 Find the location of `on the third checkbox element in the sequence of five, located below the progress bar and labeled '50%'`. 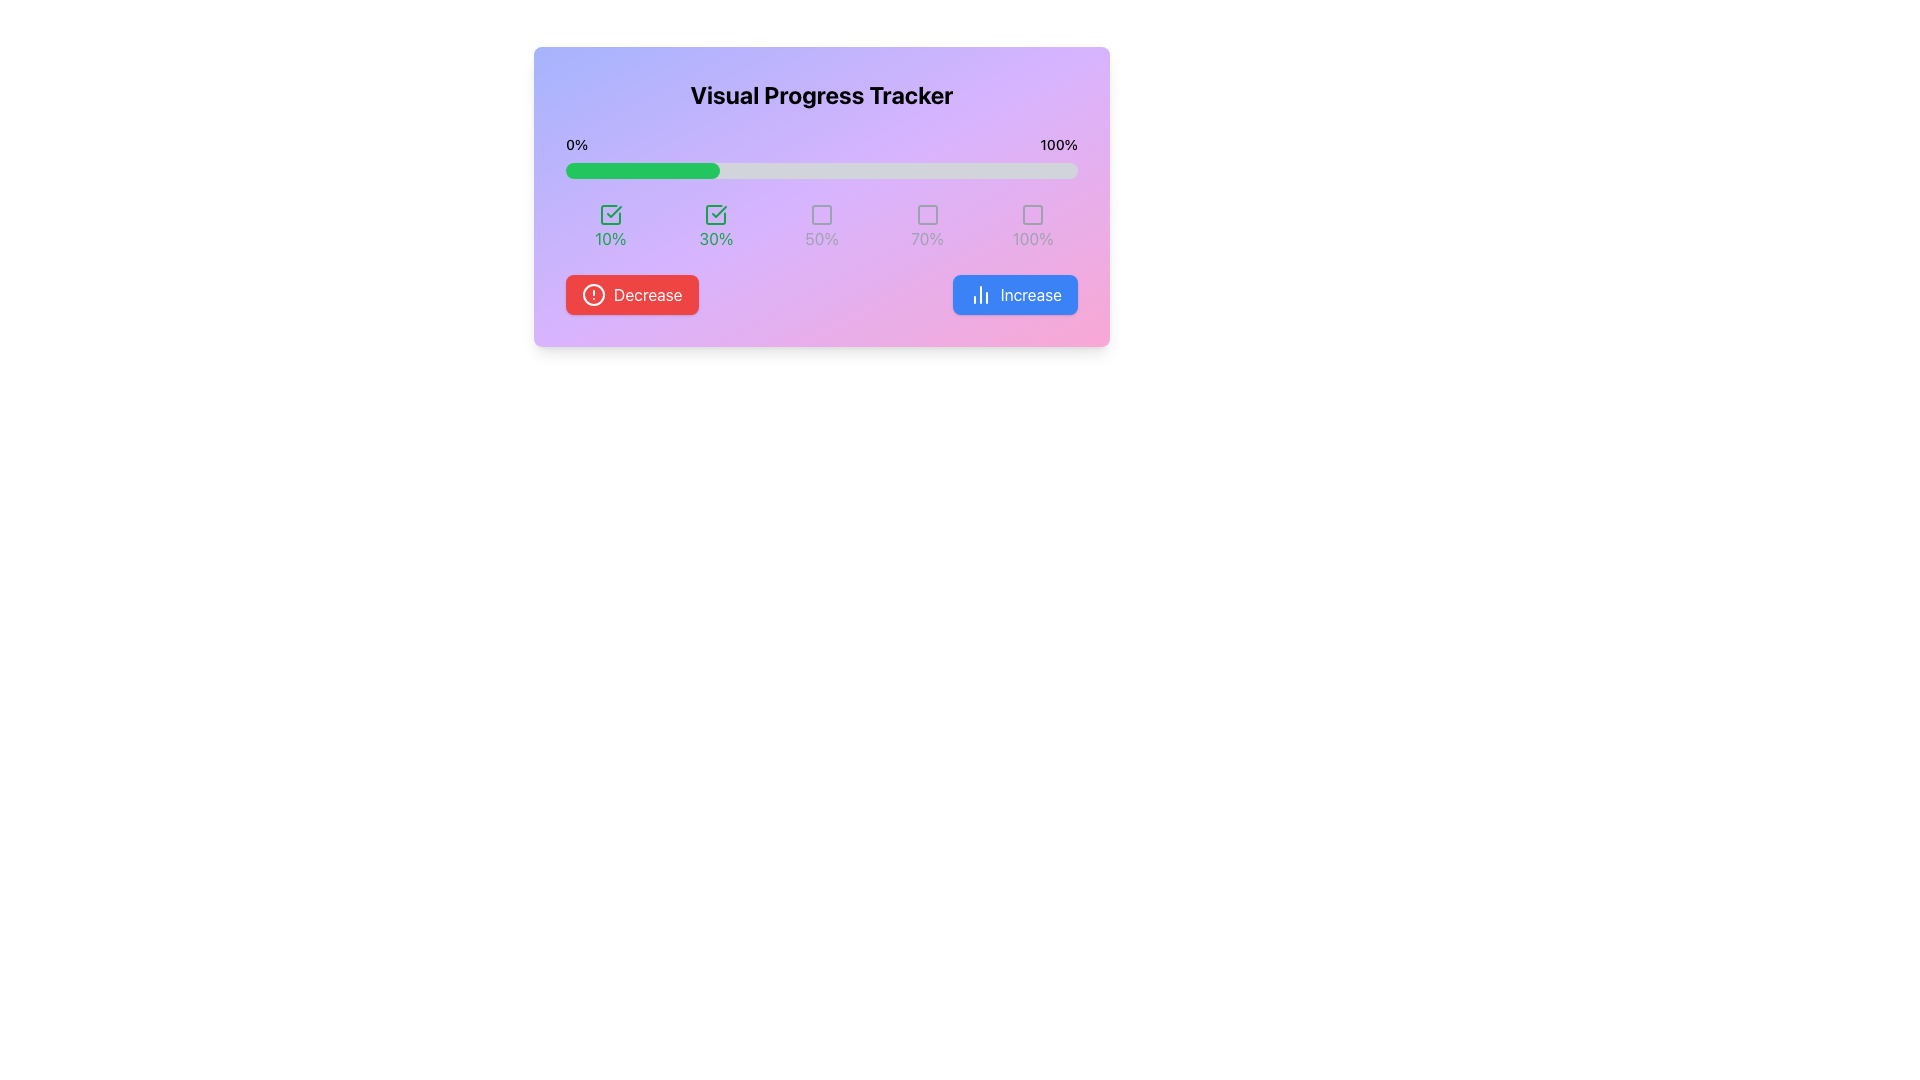

on the third checkbox element in the sequence of five, located below the progress bar and labeled '50%' is located at coordinates (821, 215).